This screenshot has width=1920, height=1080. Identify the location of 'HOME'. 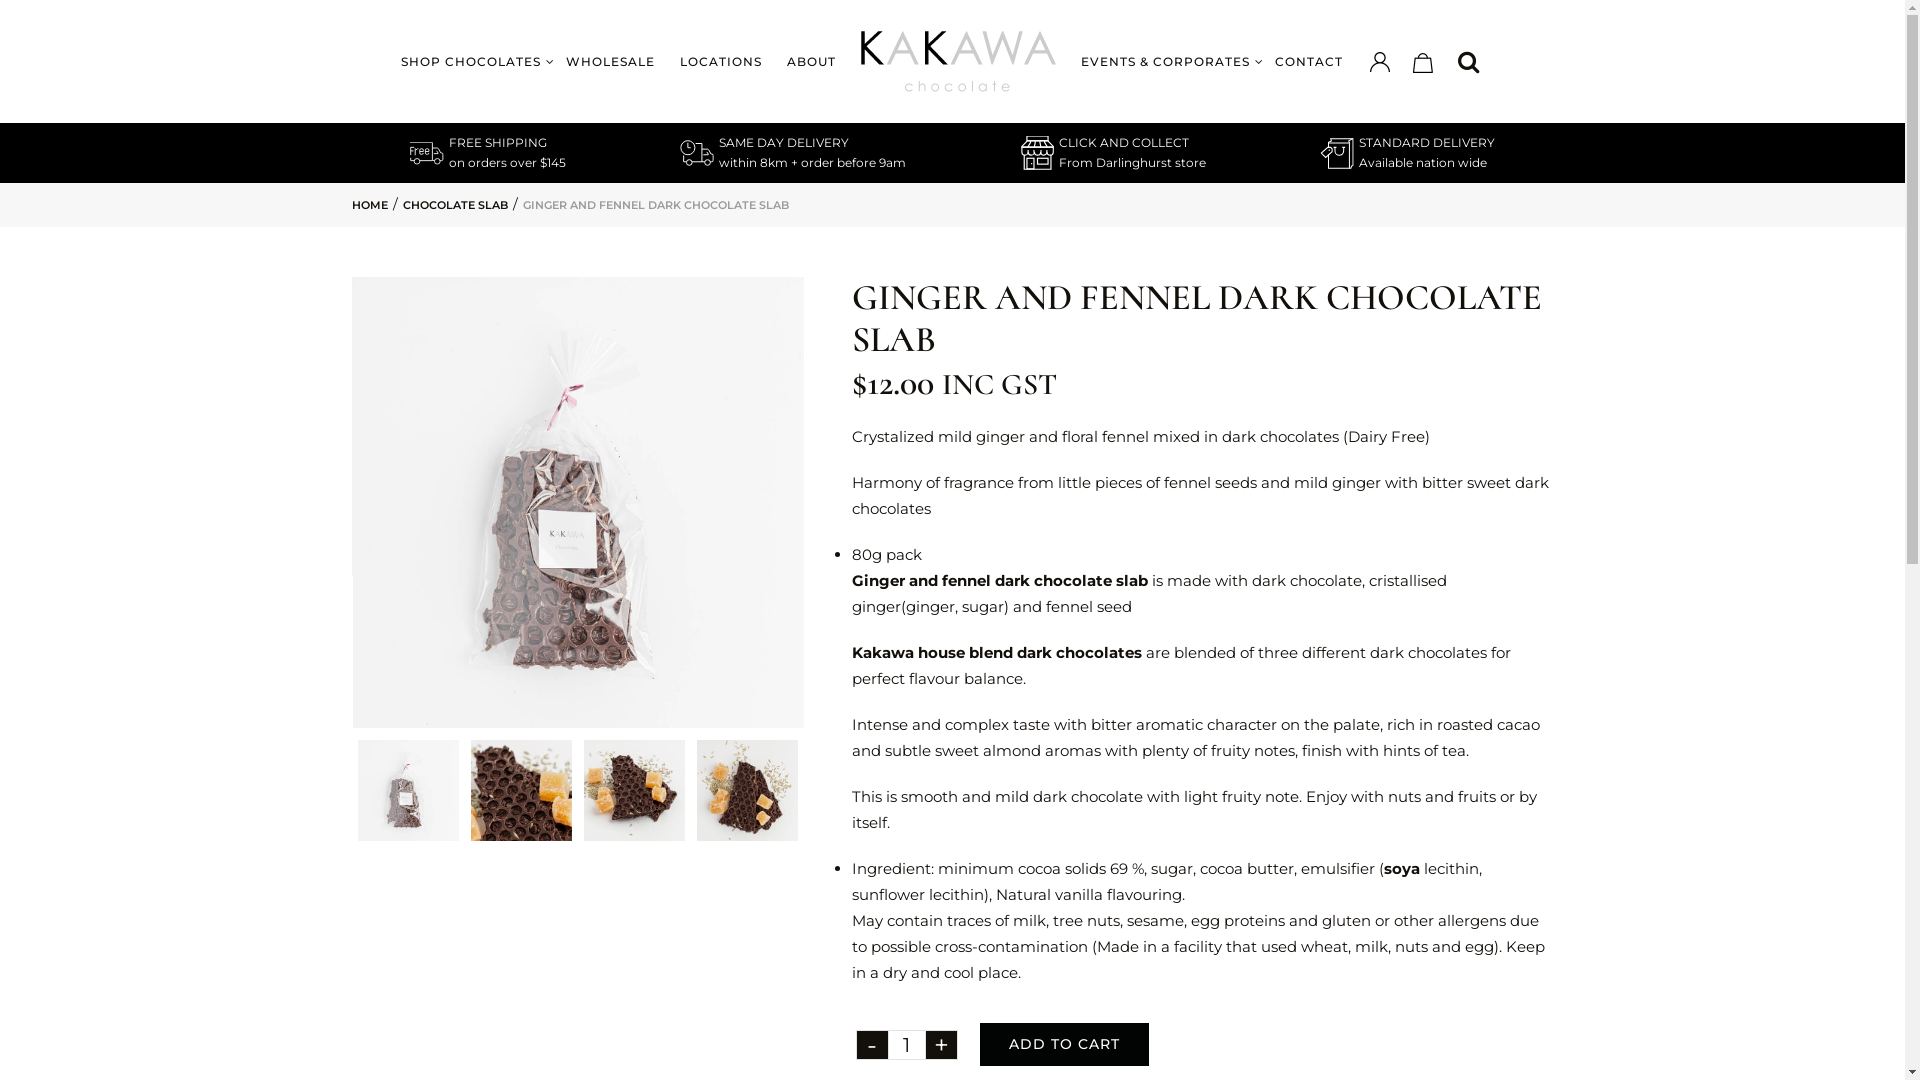
(369, 204).